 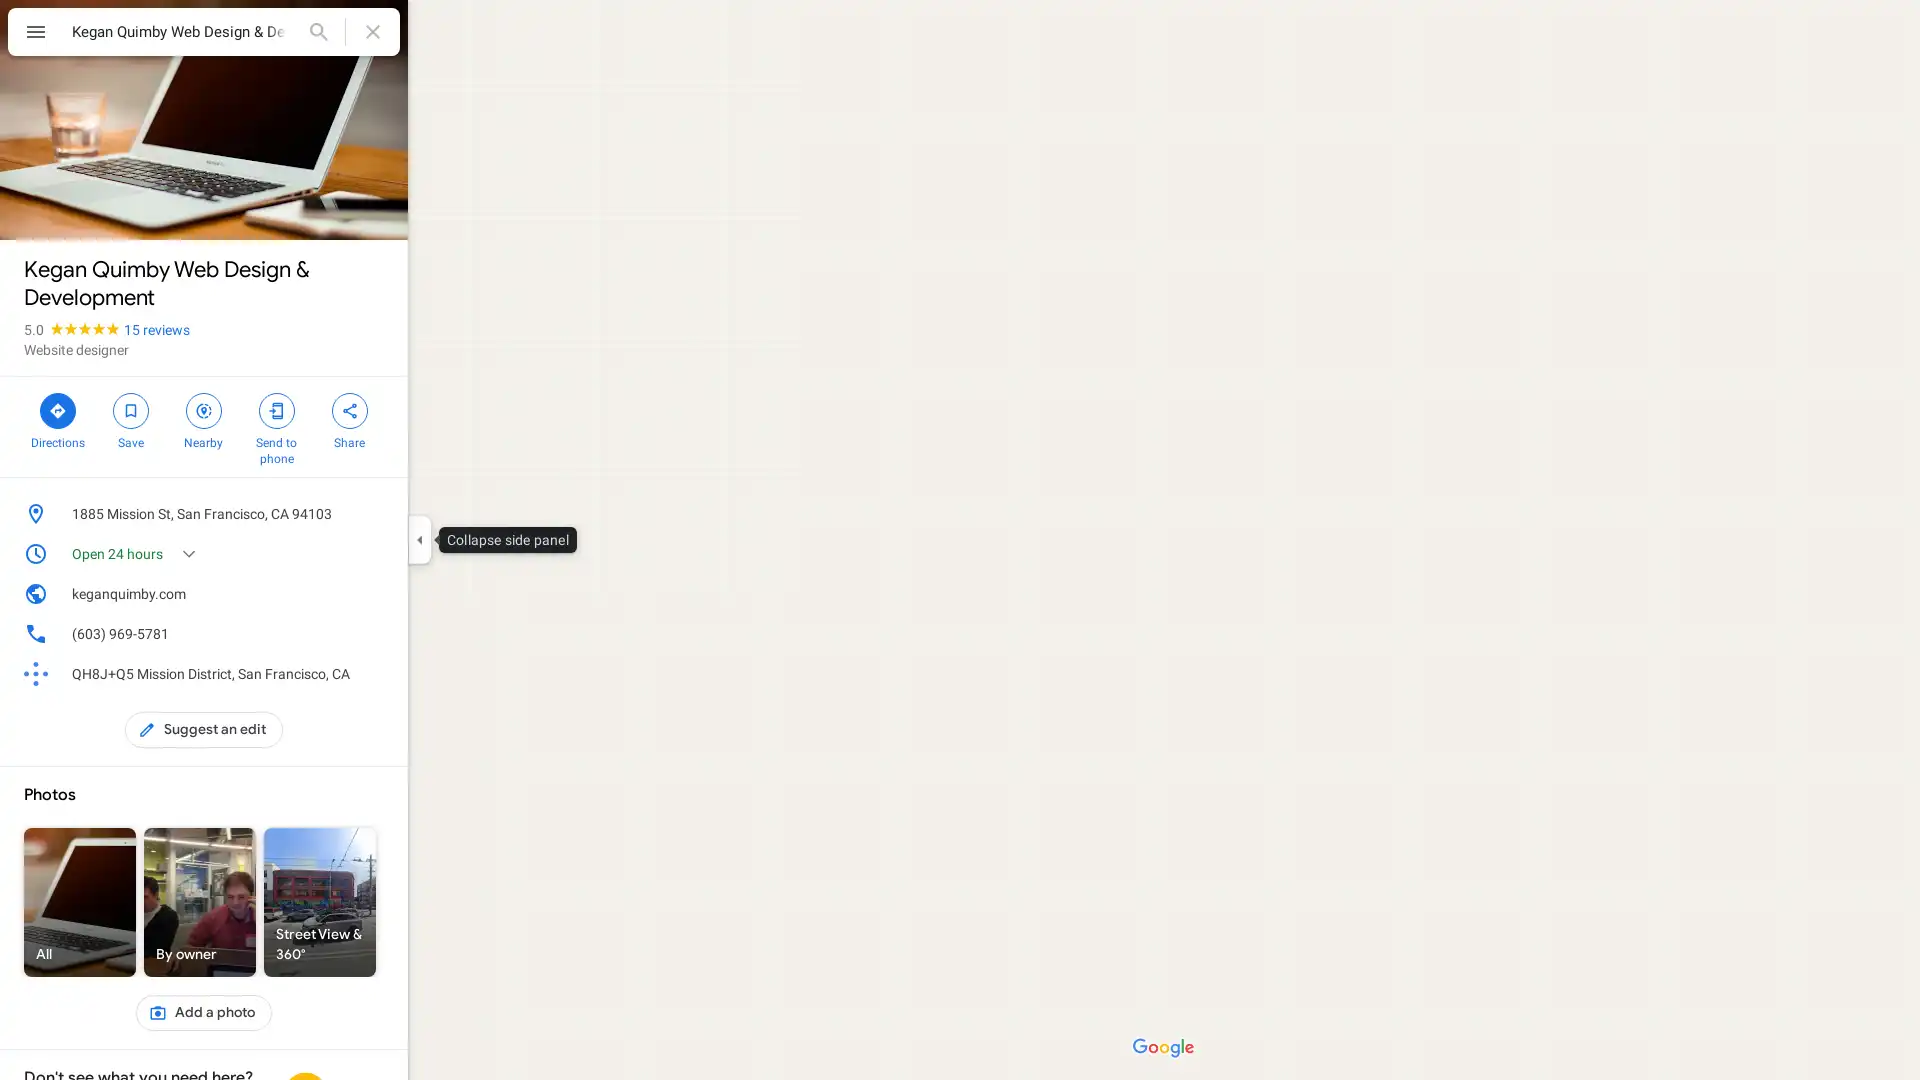 I want to click on Add a photo, so click(x=203, y=1013).